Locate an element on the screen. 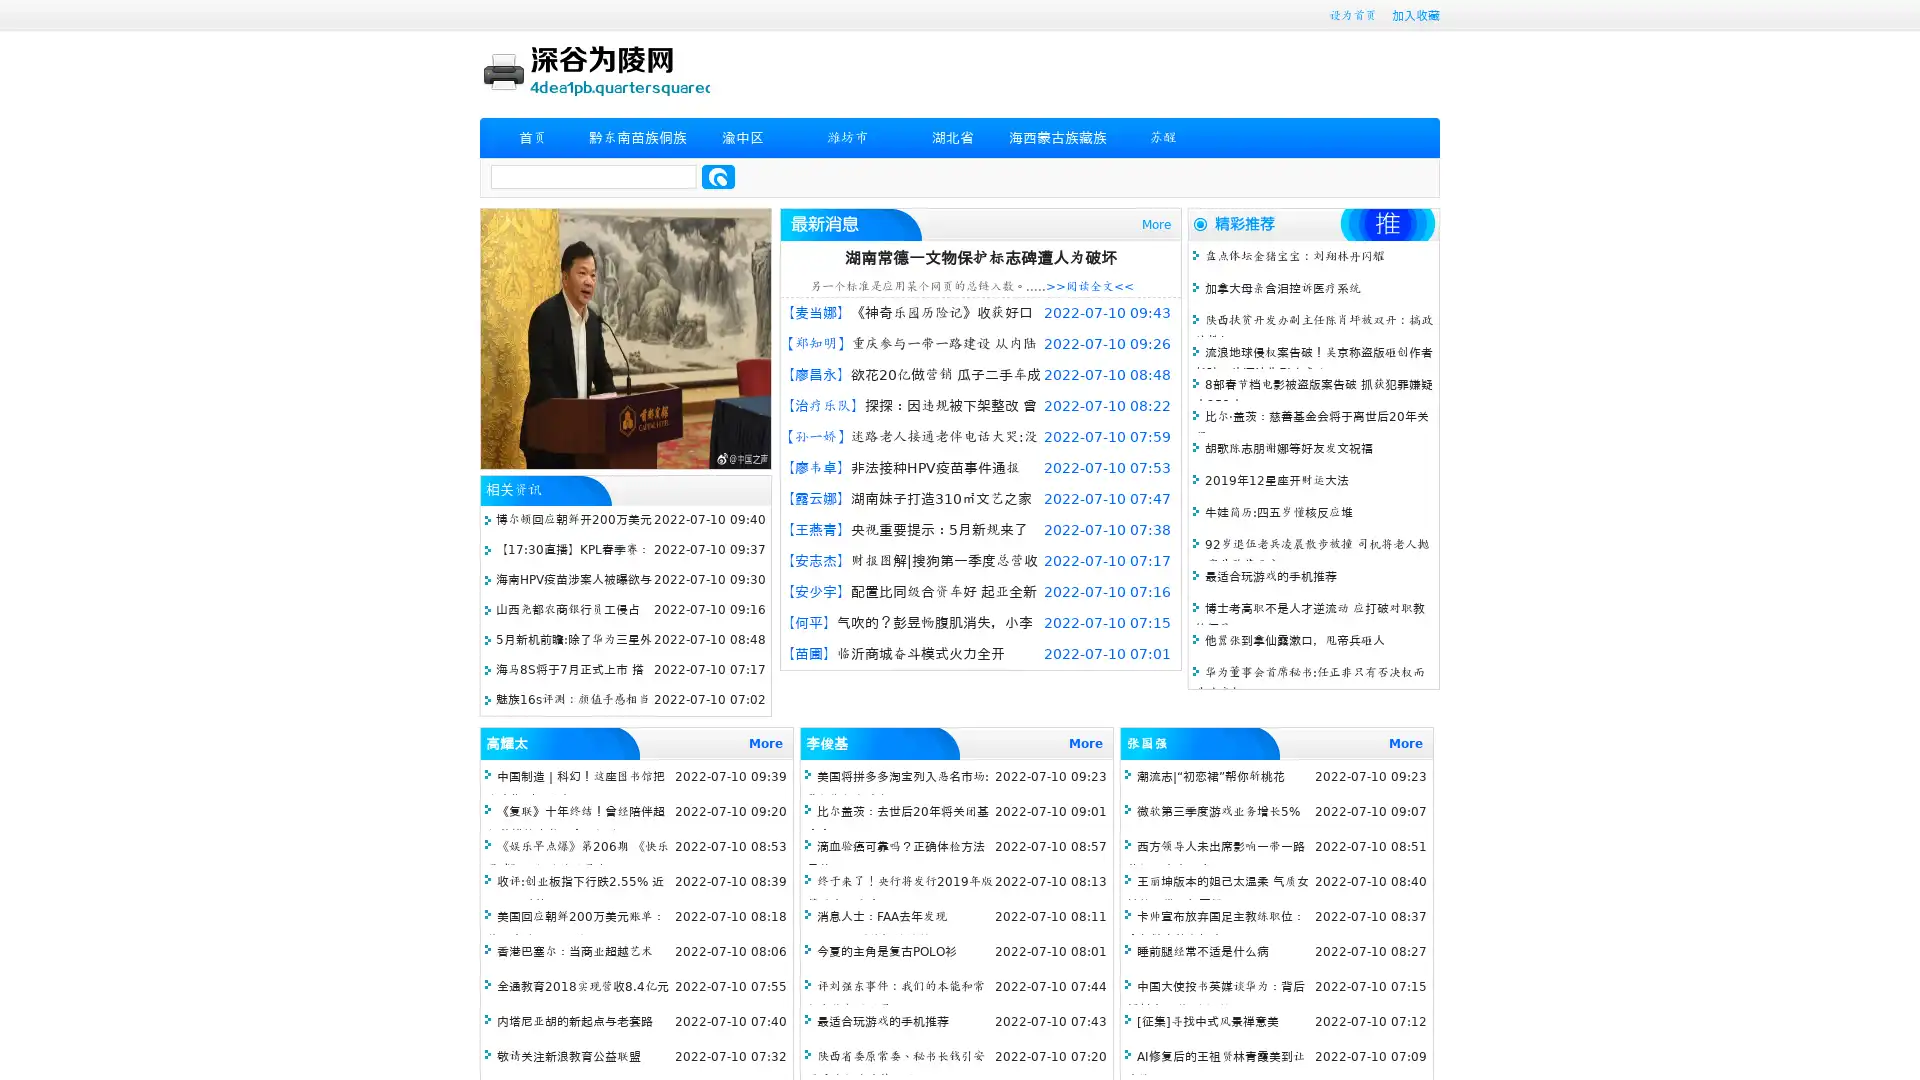 Image resolution: width=1920 pixels, height=1080 pixels. Search is located at coordinates (718, 176).